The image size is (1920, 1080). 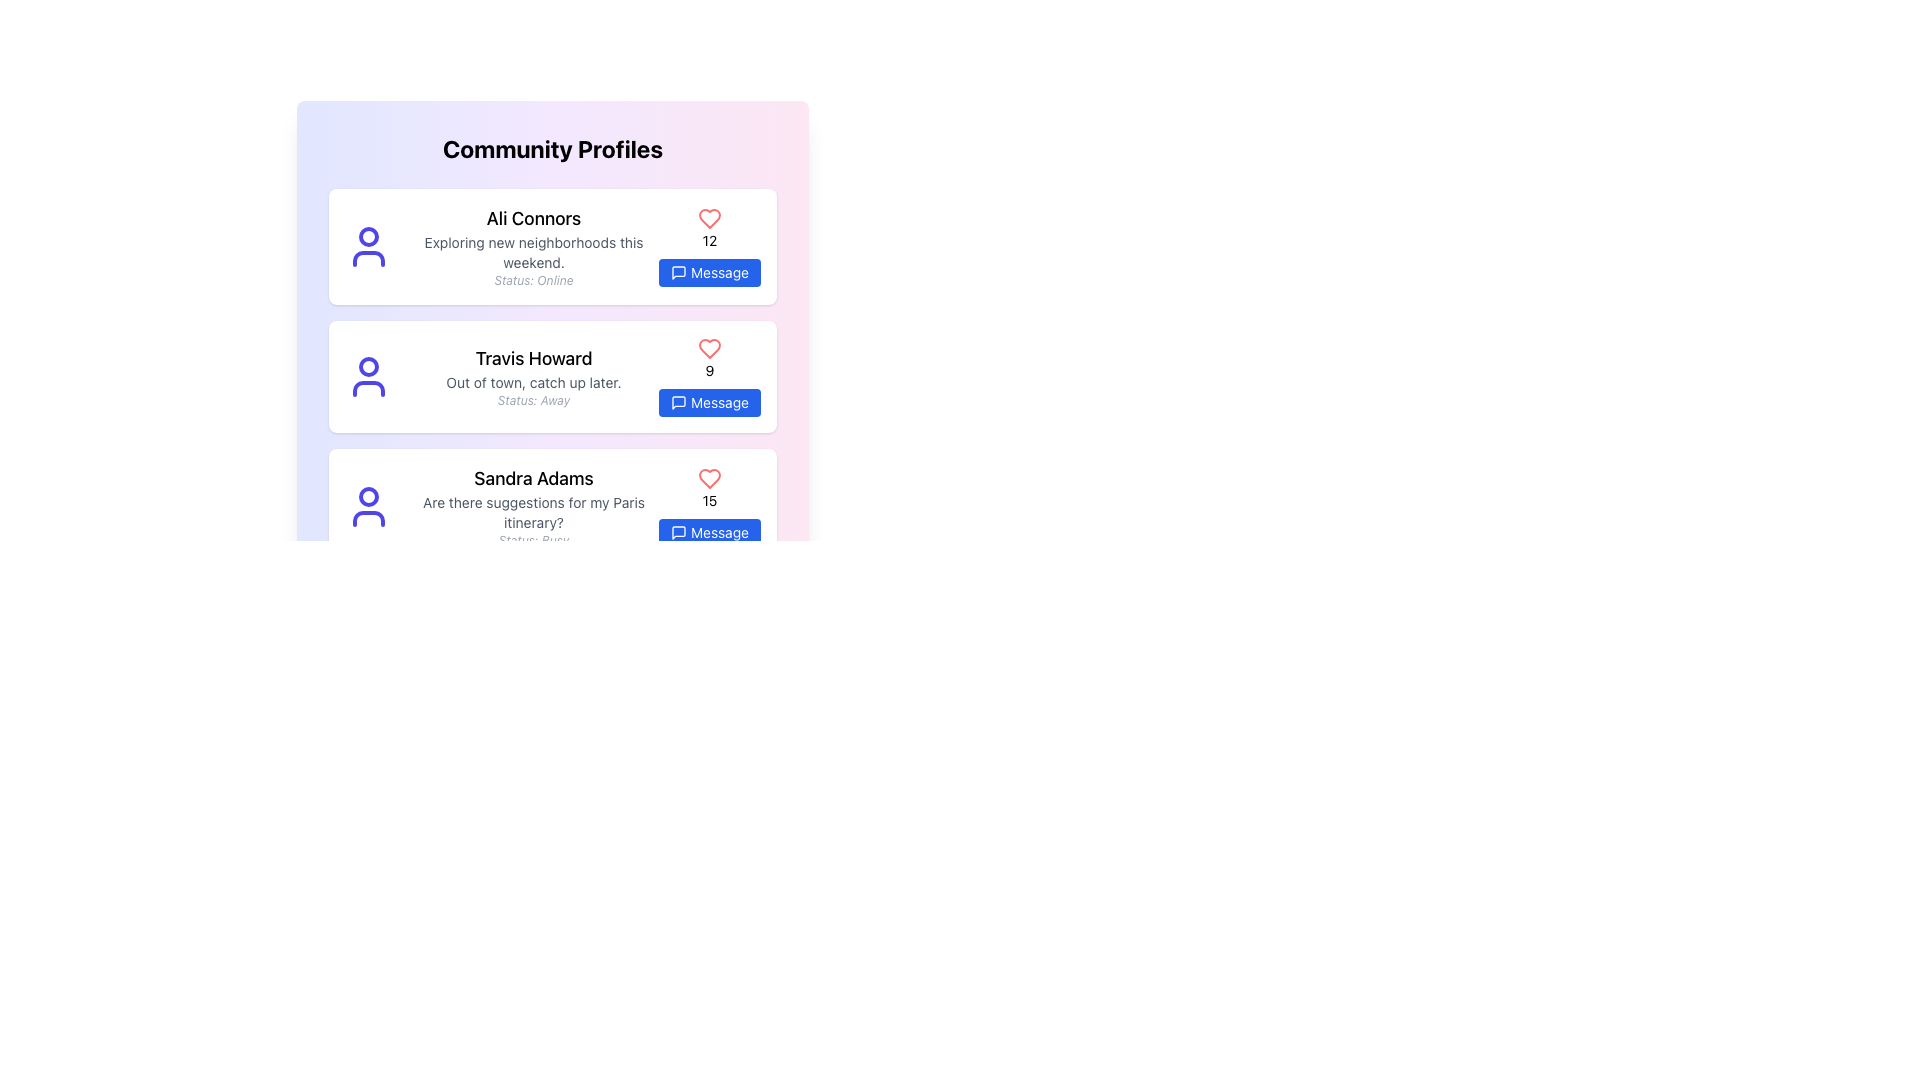 I want to click on message displayed in the Text Label for 'Travis Howard', which provides contextual information about their current state or activity, so click(x=533, y=382).